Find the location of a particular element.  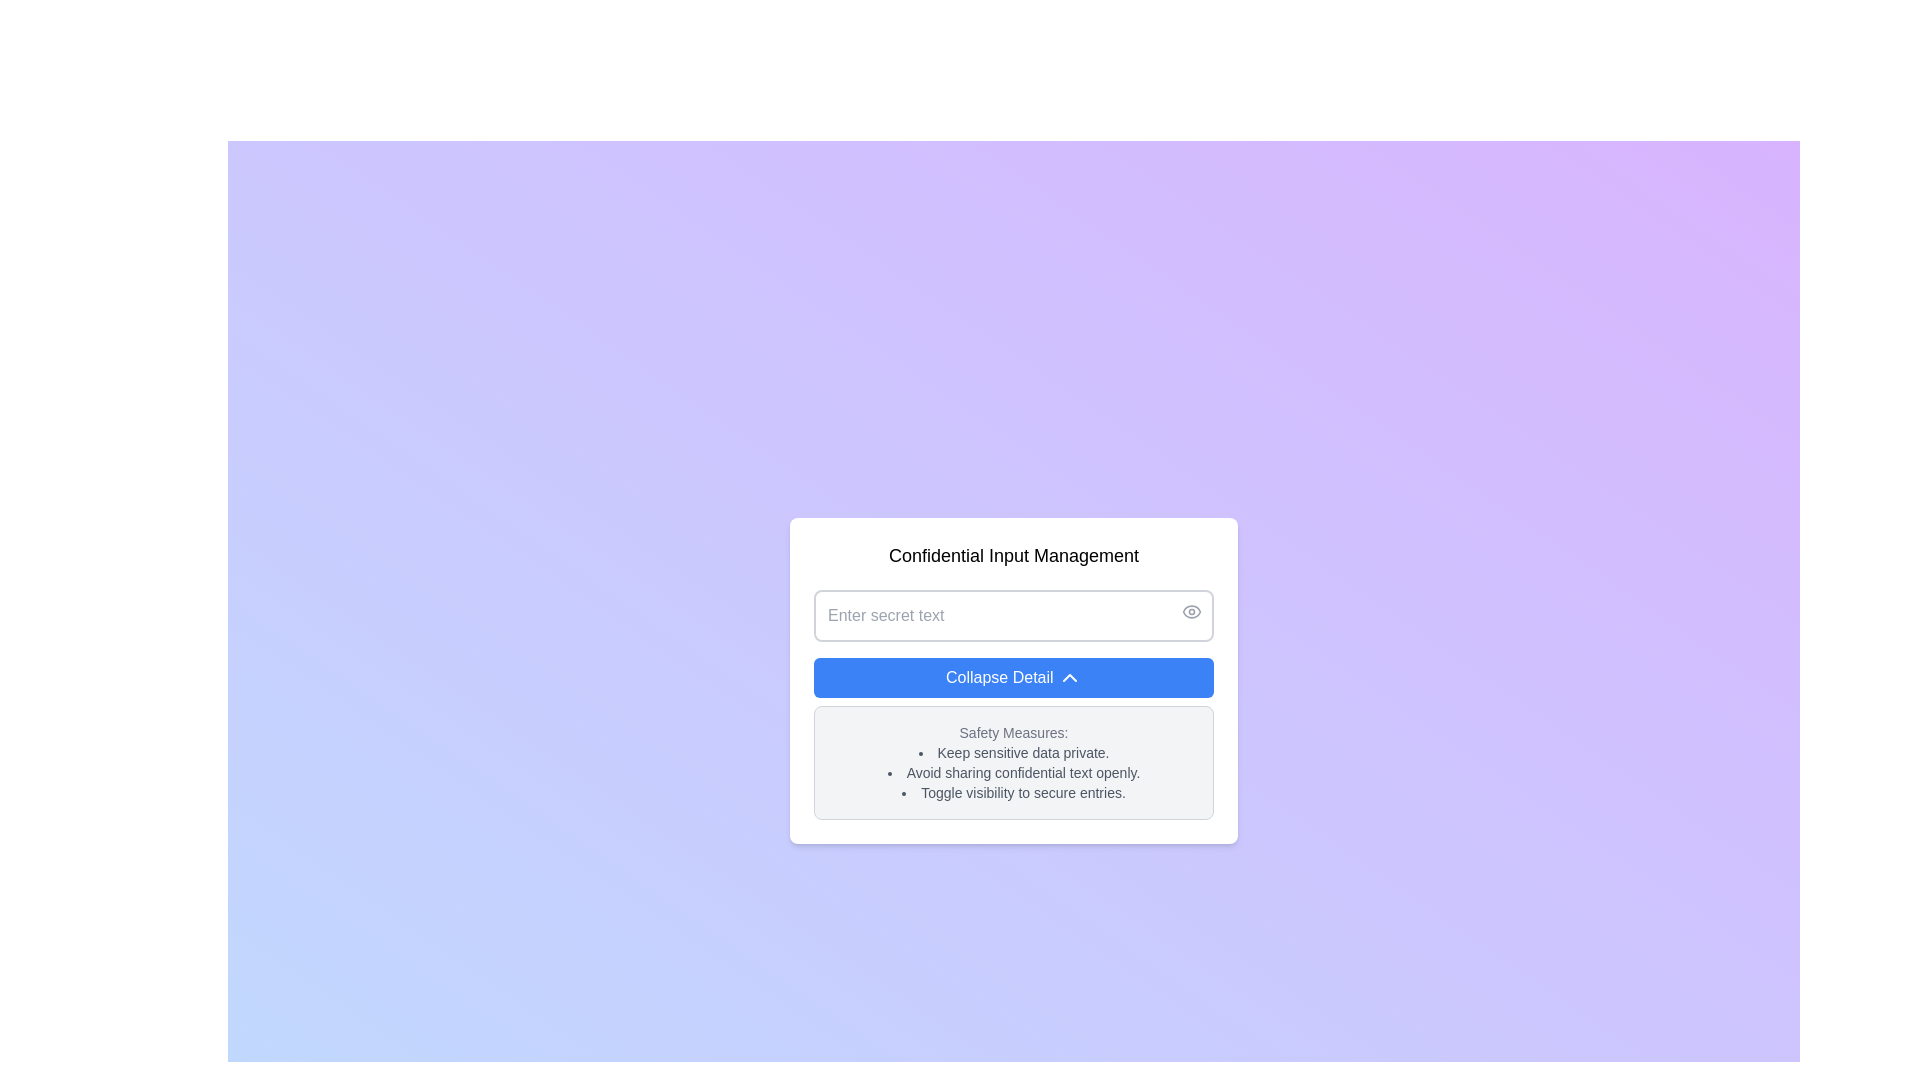

the third Text List Item in the 'Safety Measures' section, which informs users about toggling visibility to secure sensitive data entries is located at coordinates (1013, 792).